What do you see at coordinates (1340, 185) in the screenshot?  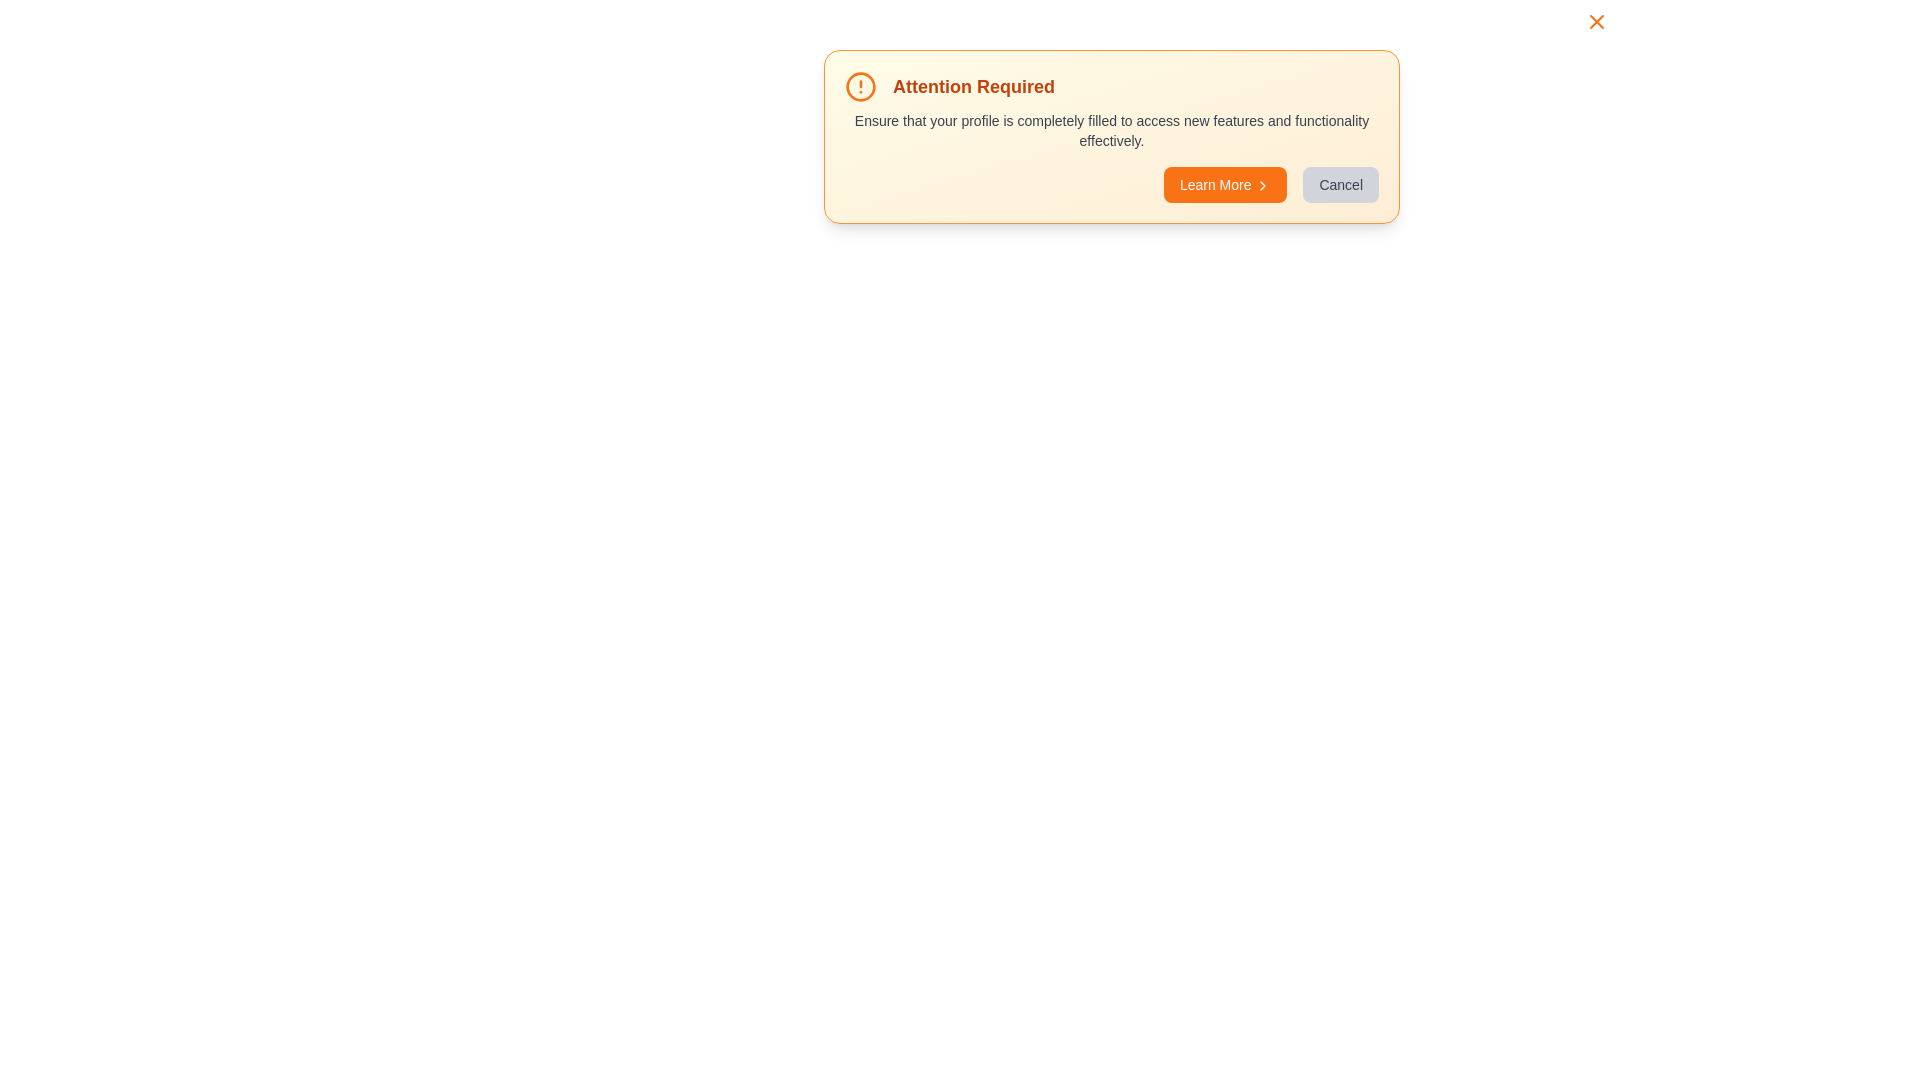 I see `'Cancel' button to dismiss the action options` at bounding box center [1340, 185].